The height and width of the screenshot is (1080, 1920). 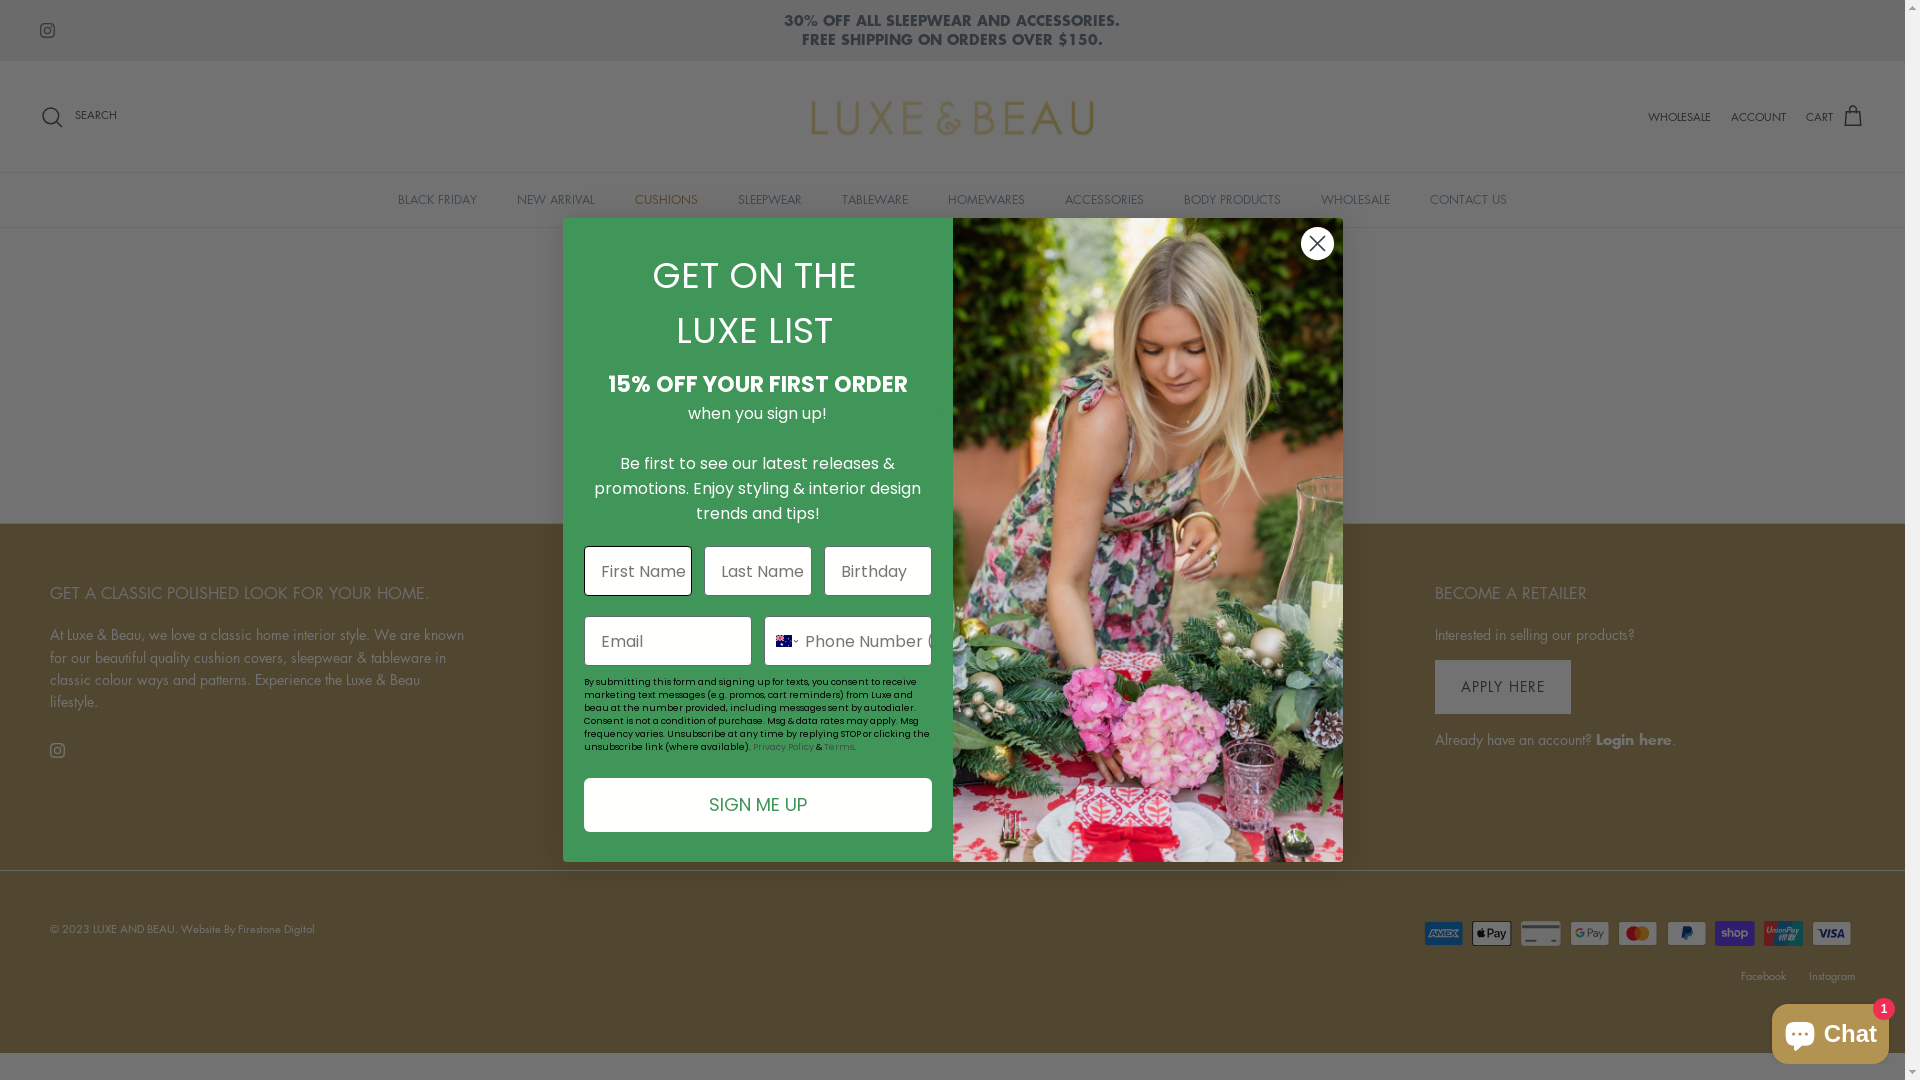 I want to click on 'TABLEWARE', so click(x=874, y=200).